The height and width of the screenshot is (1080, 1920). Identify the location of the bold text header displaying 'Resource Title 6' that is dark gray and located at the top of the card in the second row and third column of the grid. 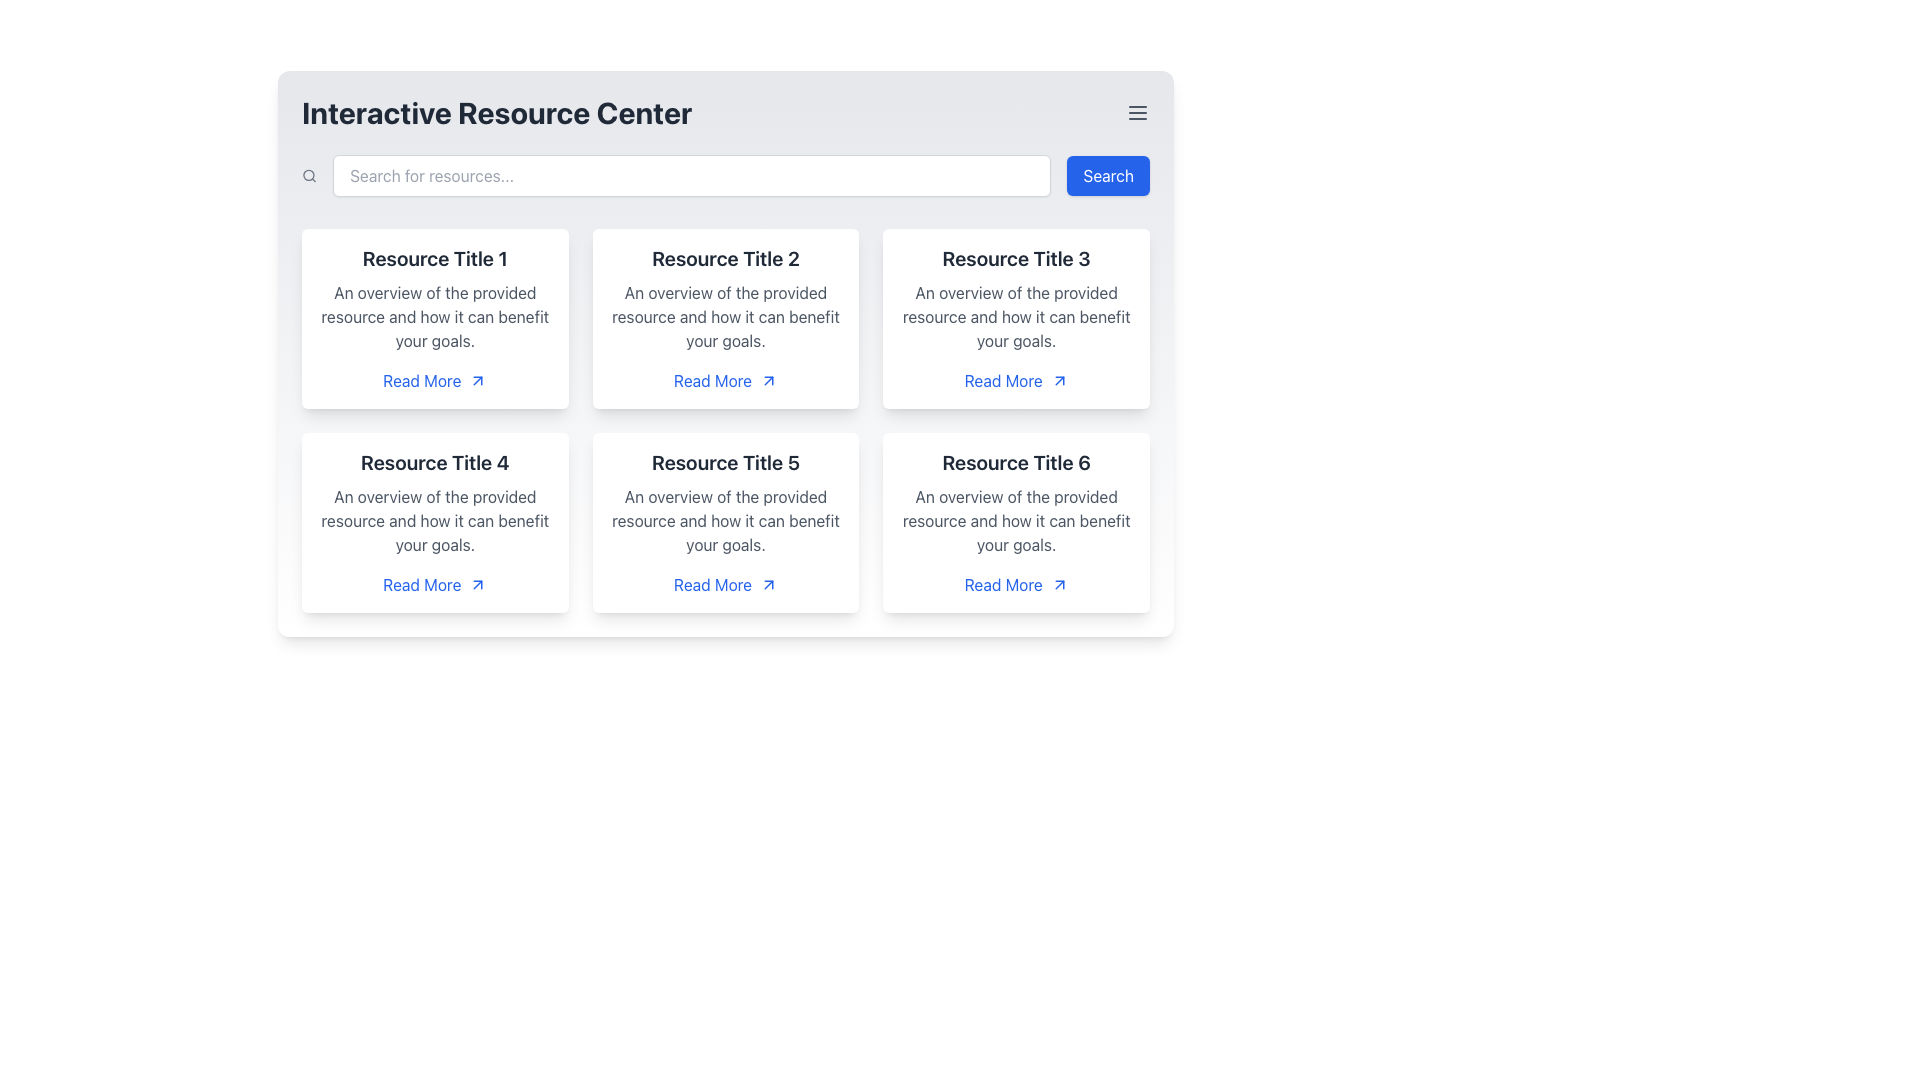
(1016, 462).